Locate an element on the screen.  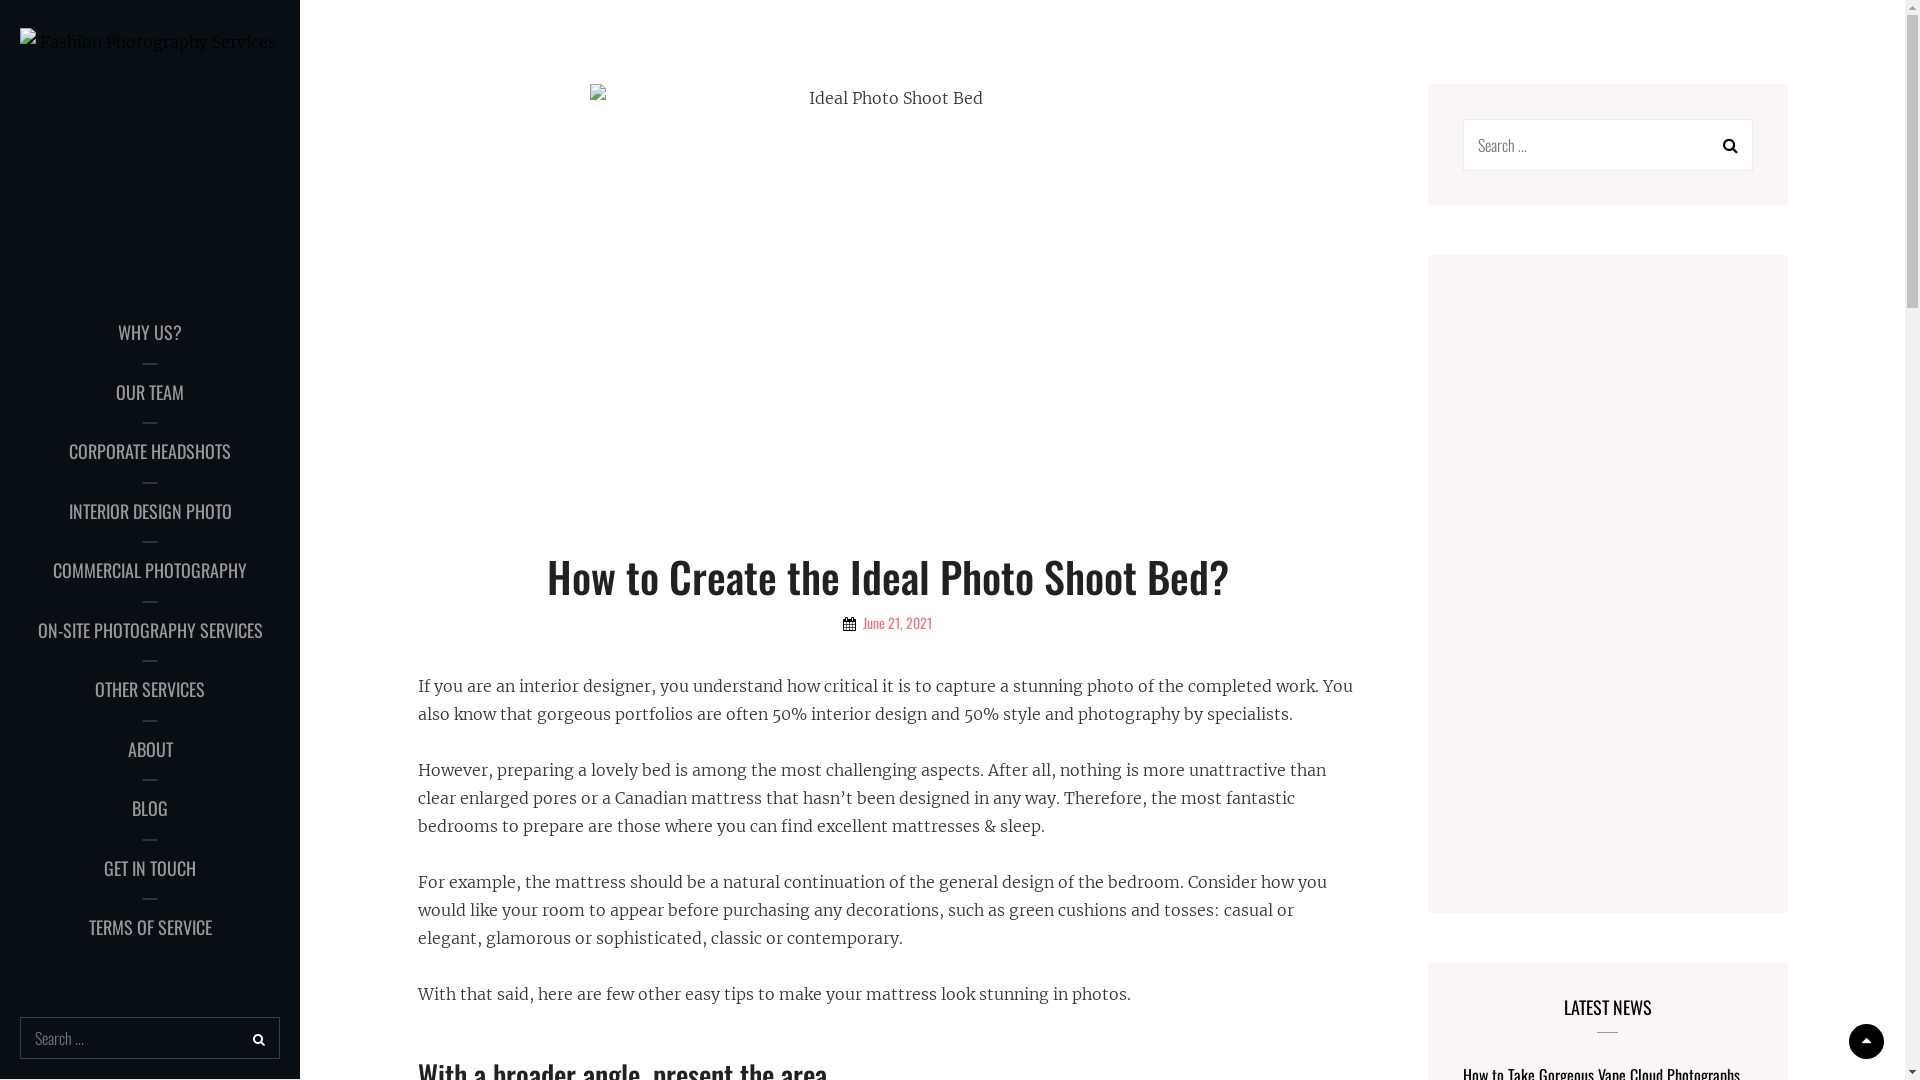
'WHY US?' is located at coordinates (148, 331).